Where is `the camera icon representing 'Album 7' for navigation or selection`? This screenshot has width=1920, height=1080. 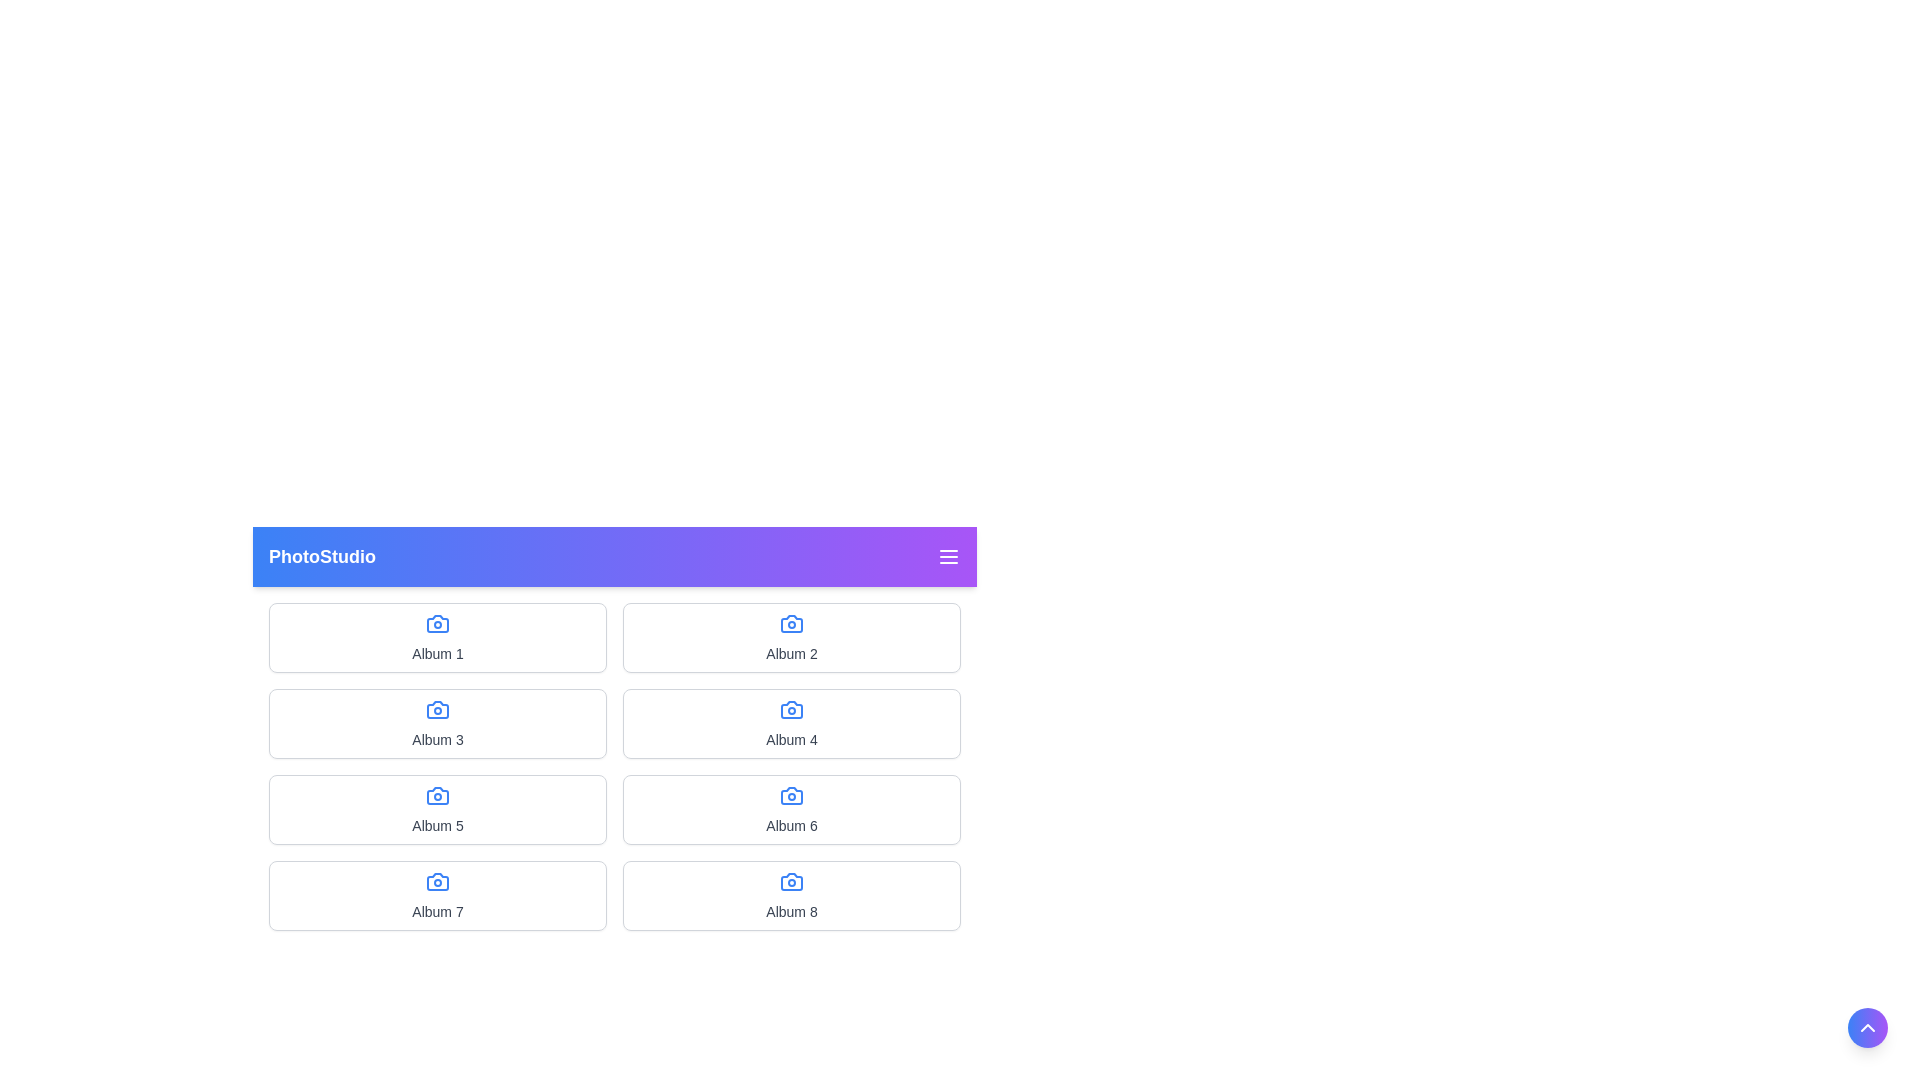
the camera icon representing 'Album 7' for navigation or selection is located at coordinates (436, 881).